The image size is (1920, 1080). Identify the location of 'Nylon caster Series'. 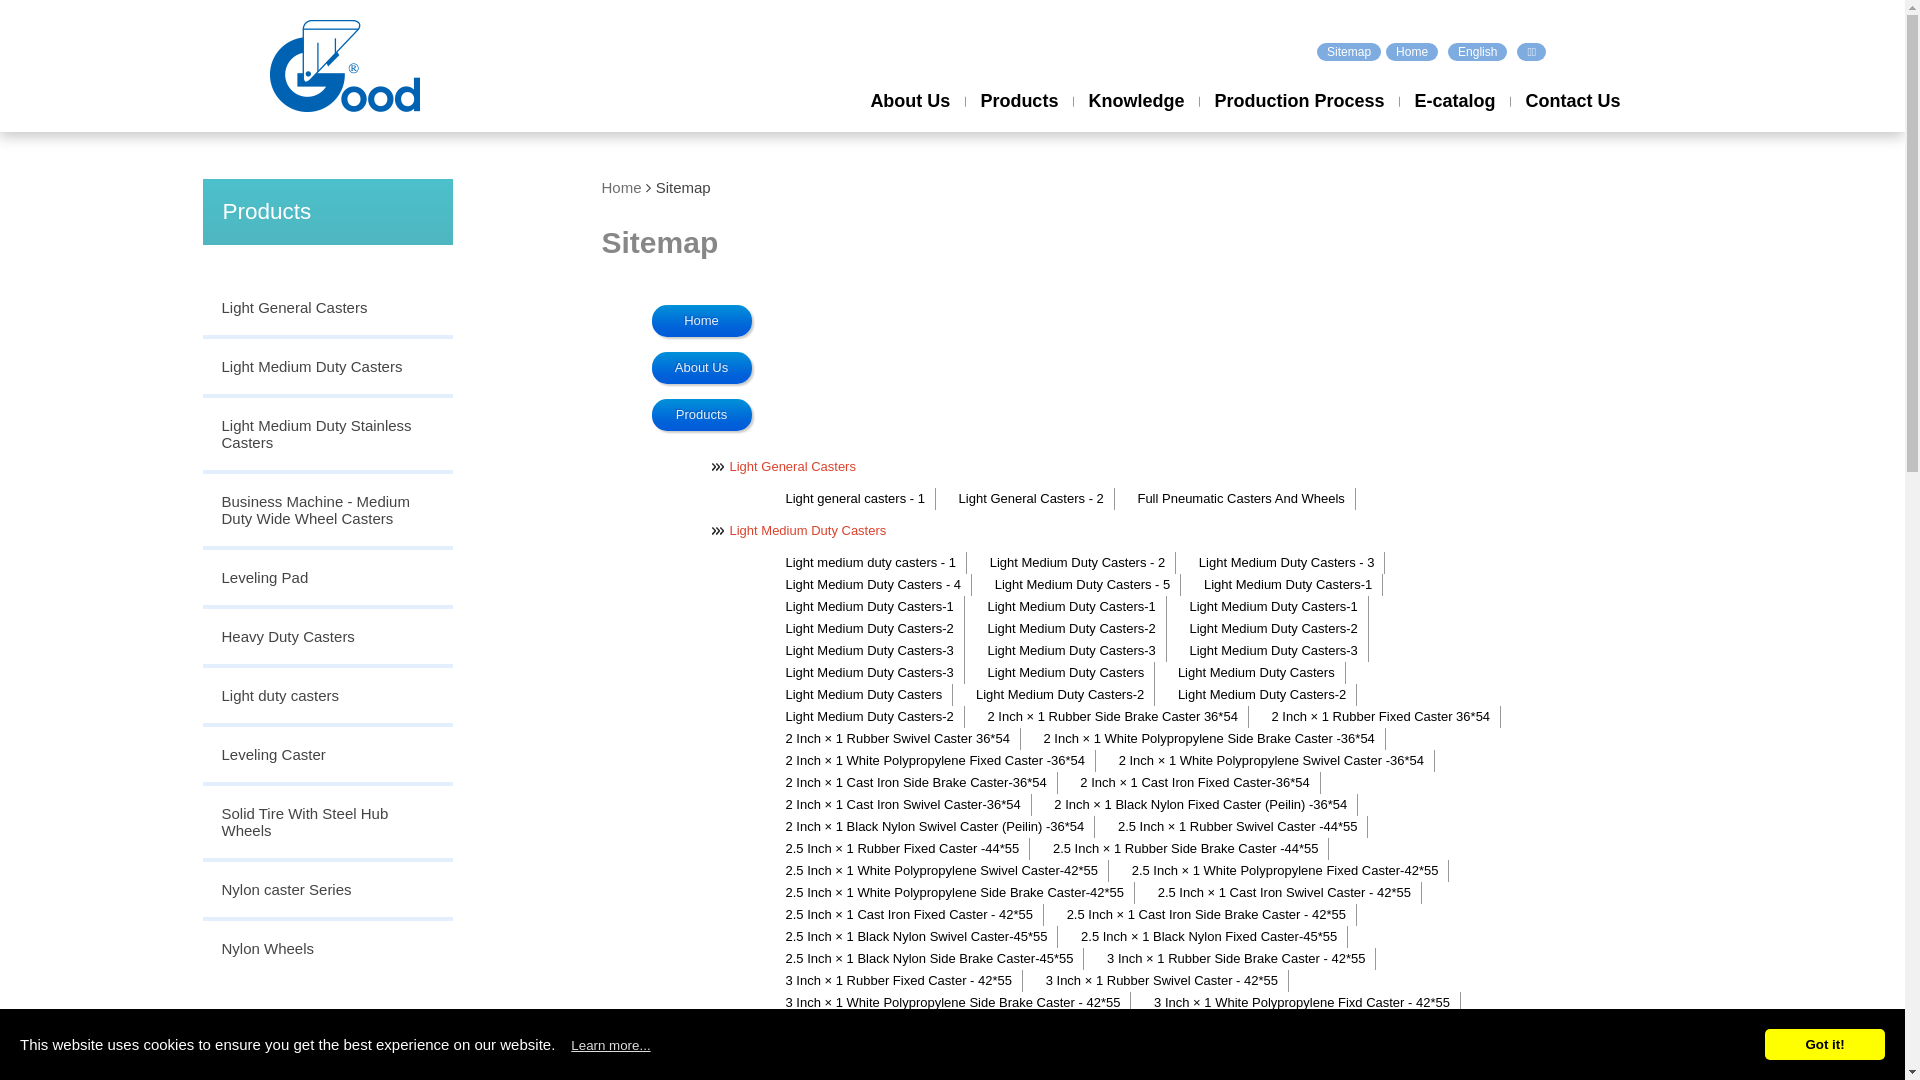
(326, 890).